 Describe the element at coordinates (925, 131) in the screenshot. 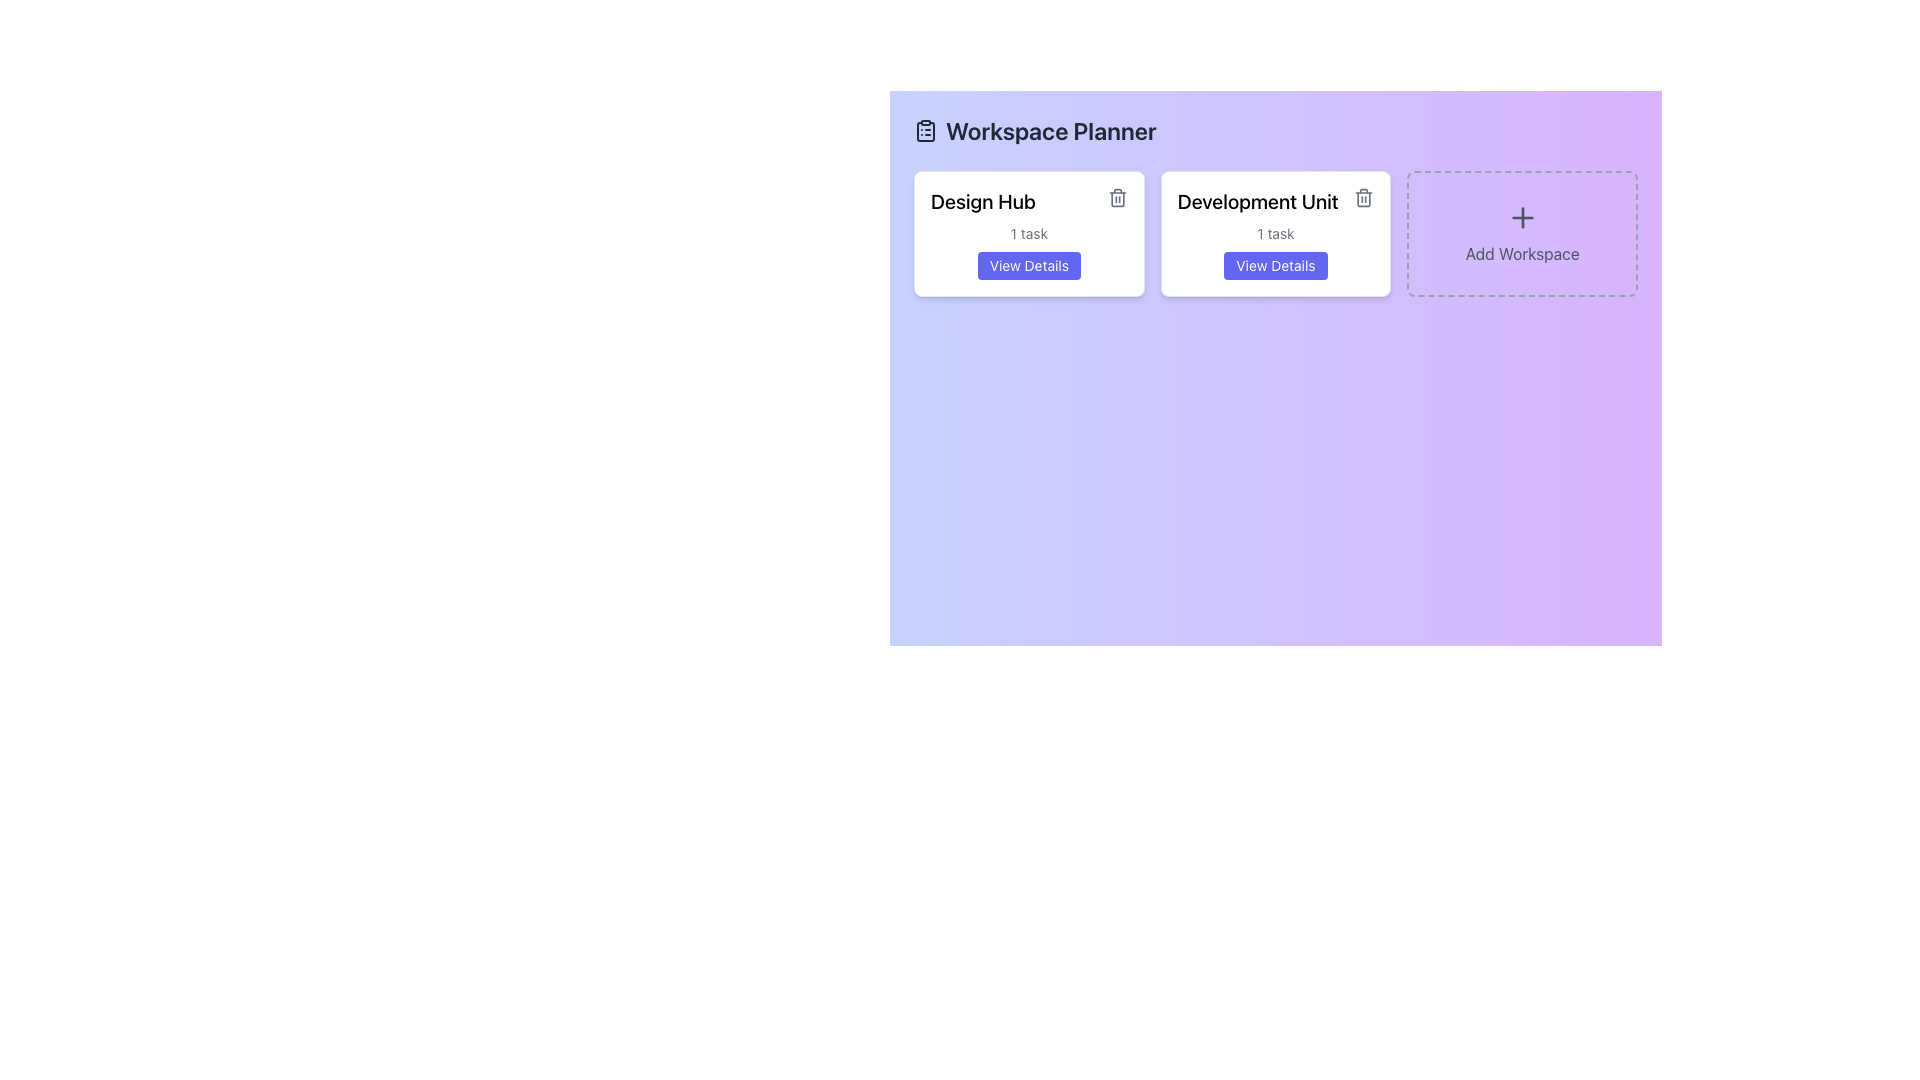

I see `the clipboard icon representing a list, which is part of the SVG group near the top-left area adjacent to the title 'Workspace Planner'` at that location.